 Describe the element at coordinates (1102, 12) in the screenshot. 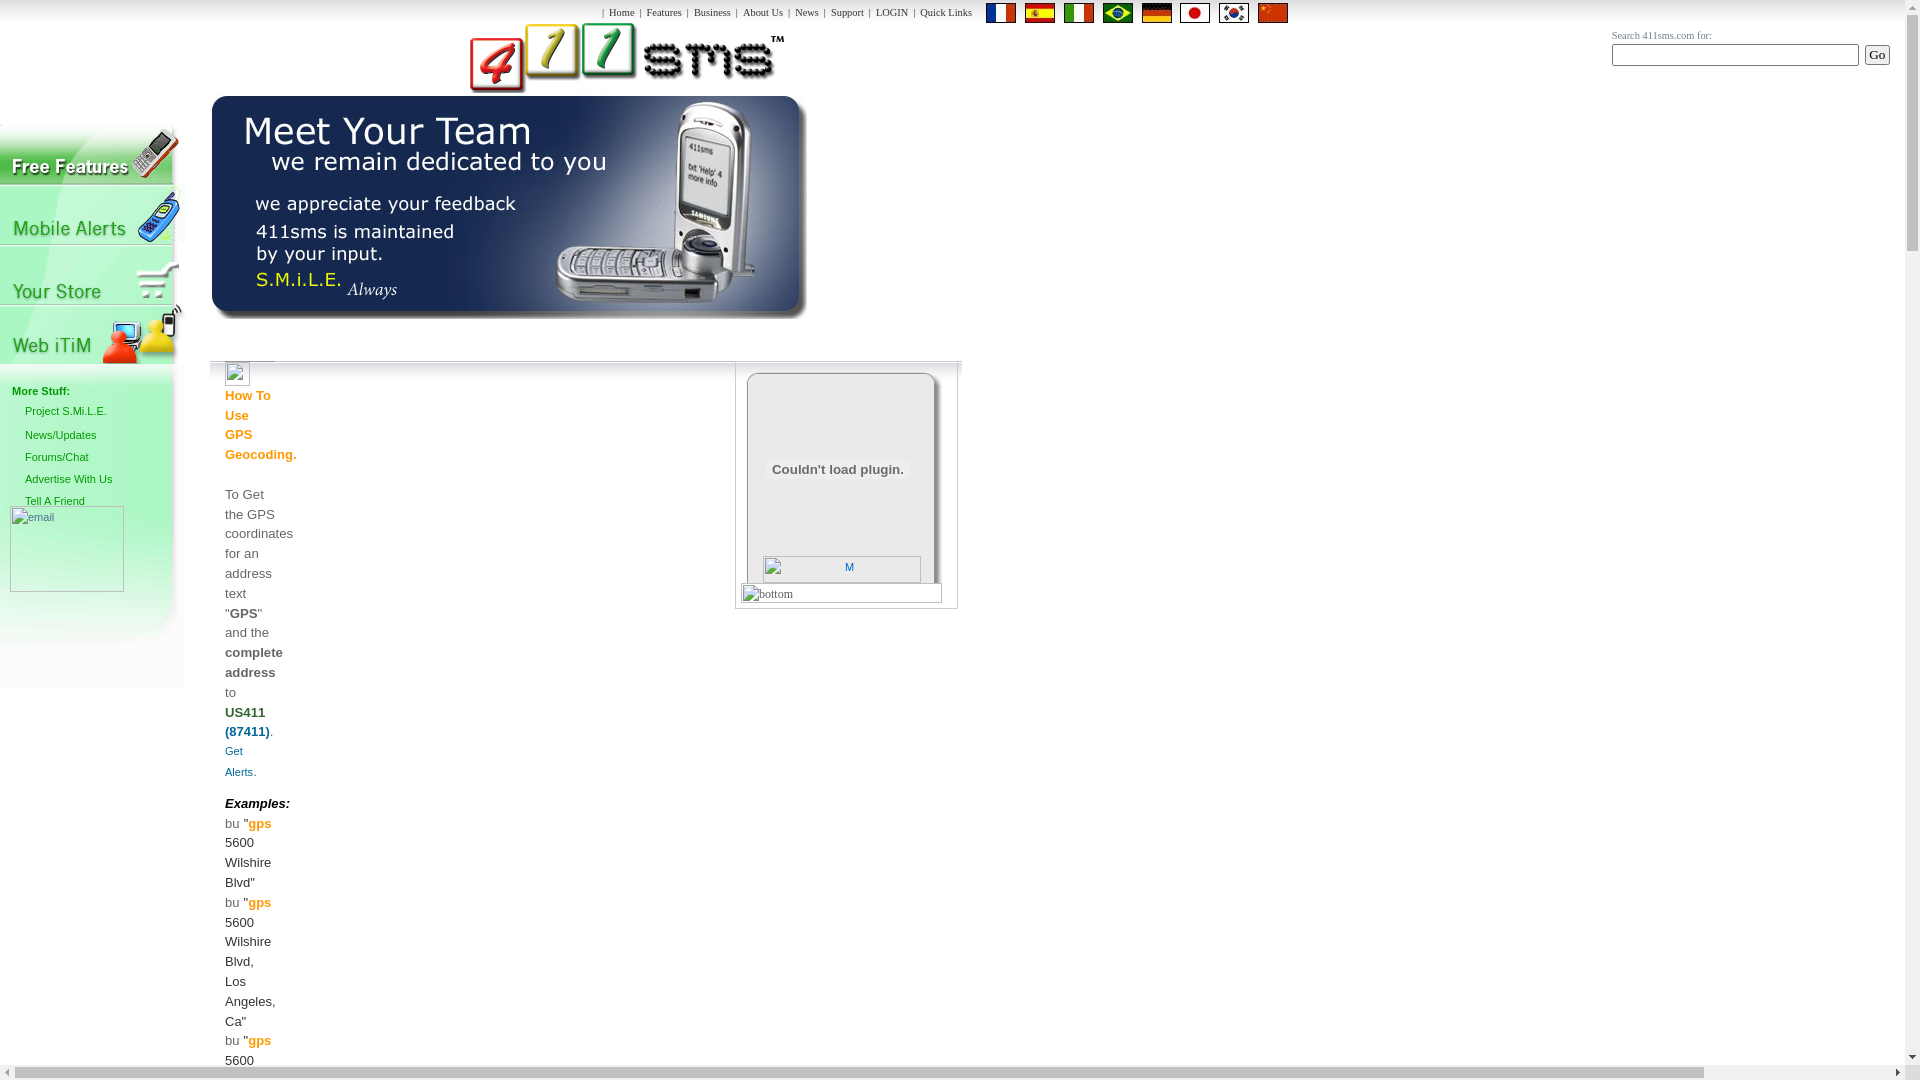

I see `'en|pt'` at that location.